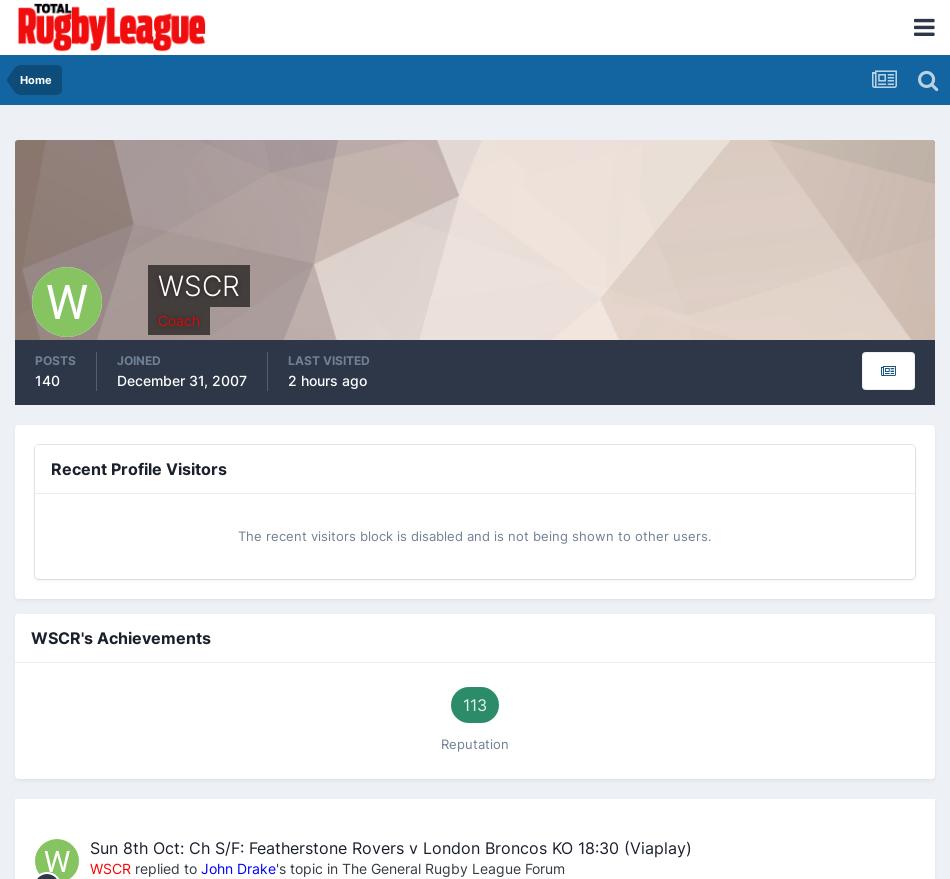  What do you see at coordinates (475, 534) in the screenshot?
I see `'The recent visitors block is disabled and is not being shown to other users.'` at bounding box center [475, 534].